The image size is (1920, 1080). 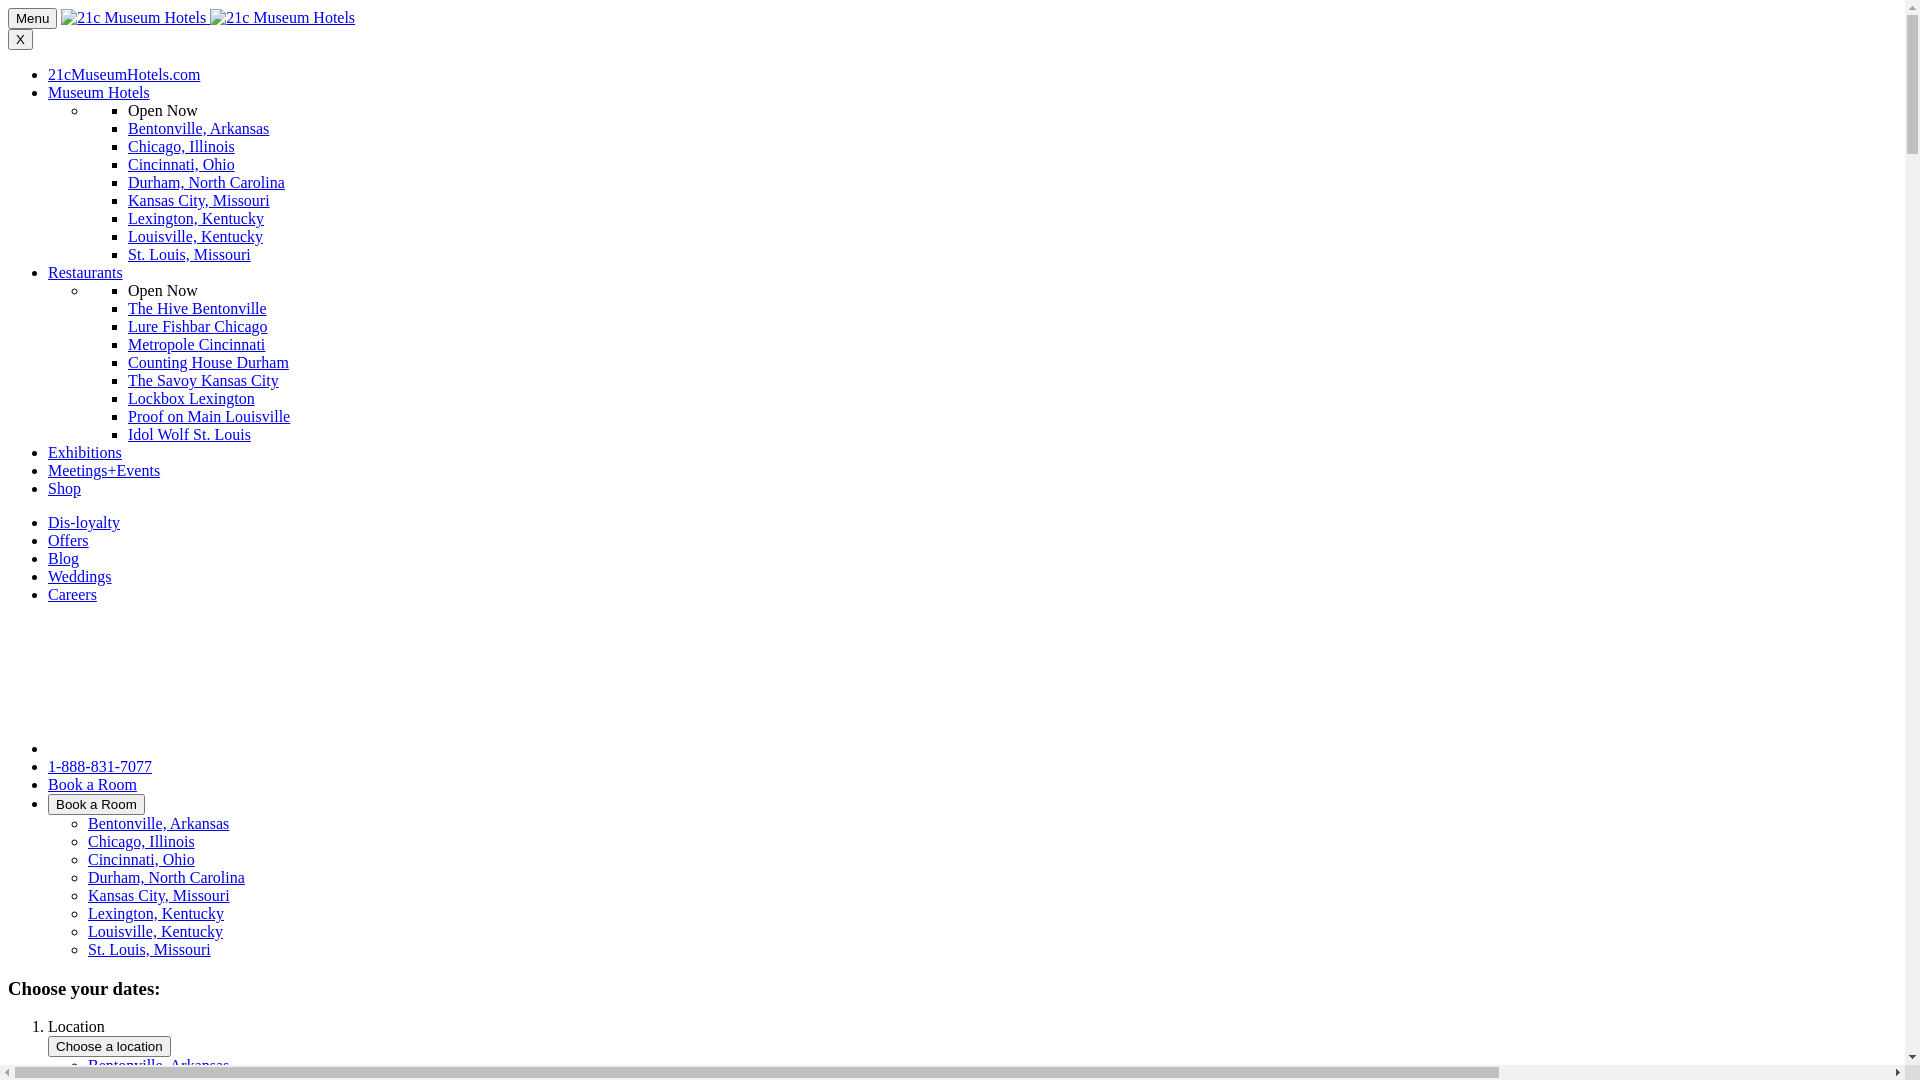 I want to click on 'Chicago, Illinois', so click(x=140, y=841).